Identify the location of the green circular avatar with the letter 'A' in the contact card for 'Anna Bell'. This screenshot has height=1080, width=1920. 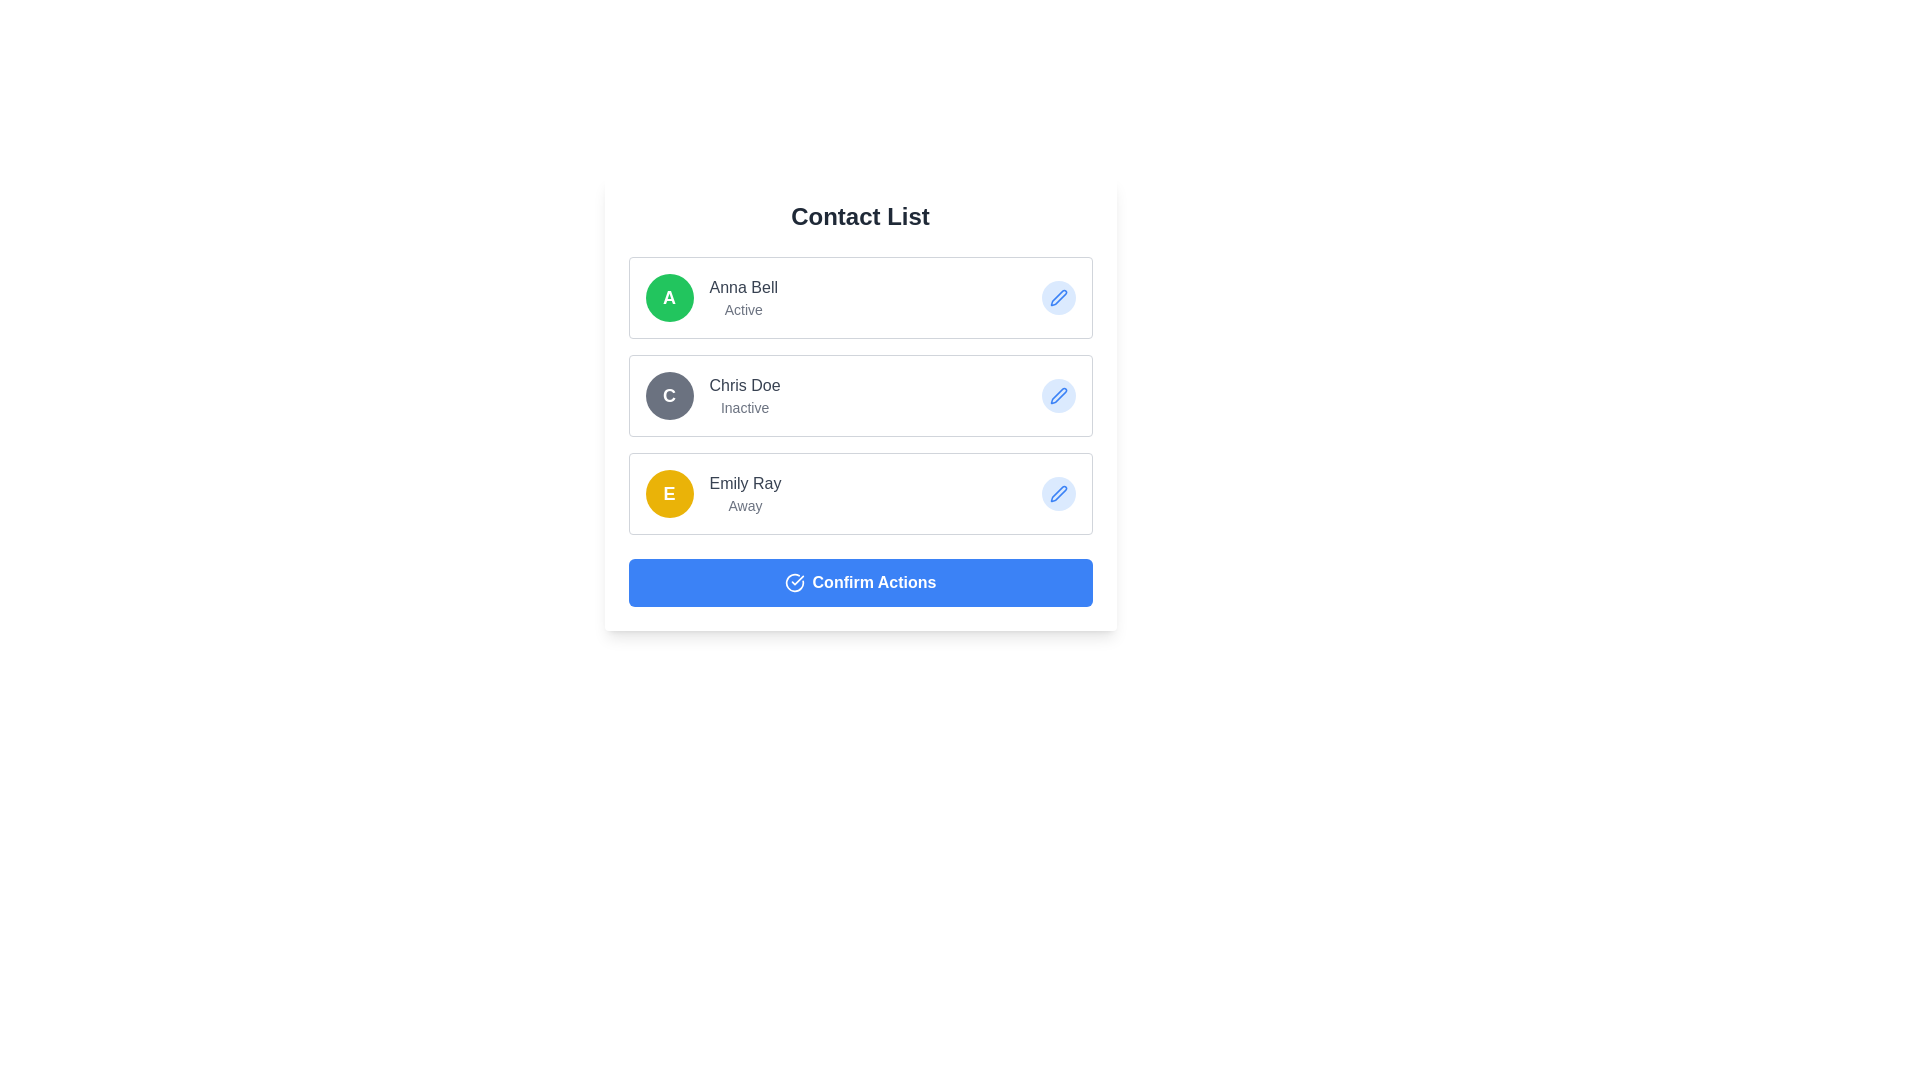
(860, 297).